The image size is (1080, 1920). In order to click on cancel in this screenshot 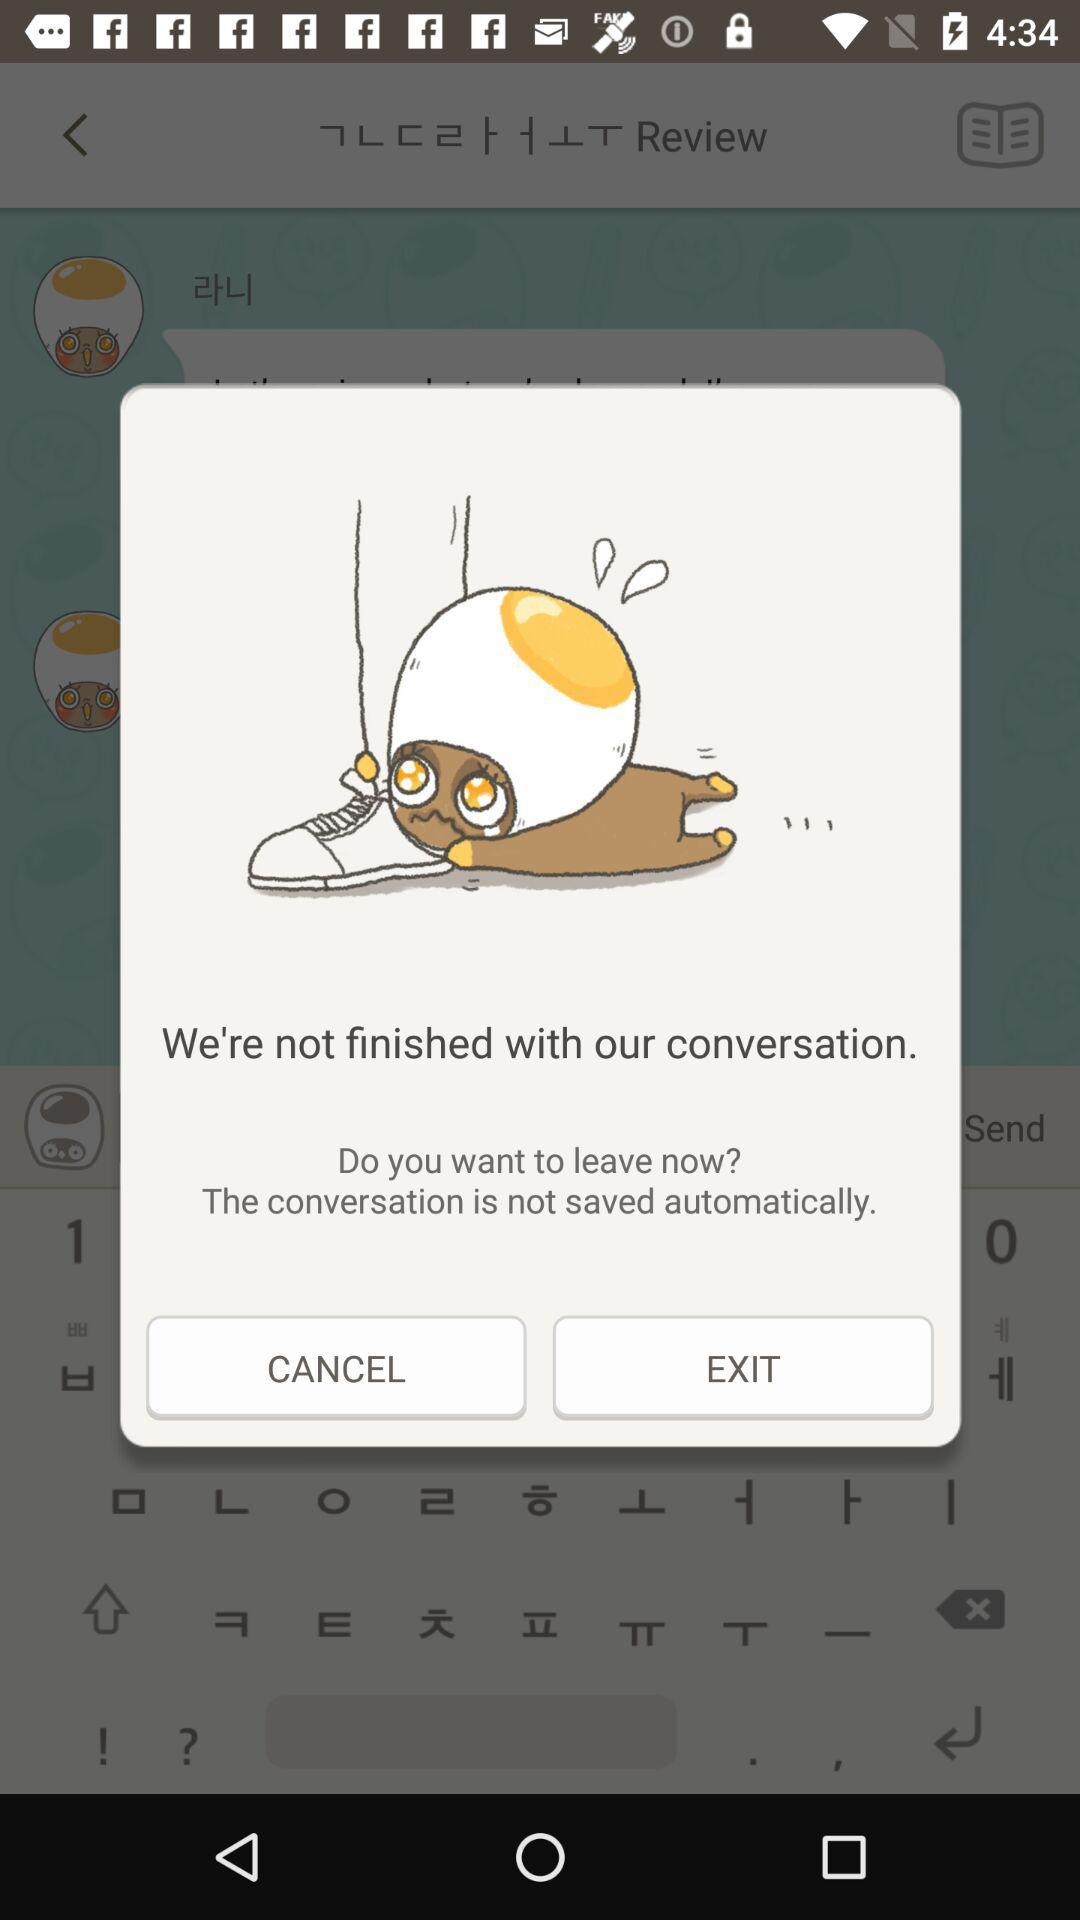, I will do `click(335, 1367)`.